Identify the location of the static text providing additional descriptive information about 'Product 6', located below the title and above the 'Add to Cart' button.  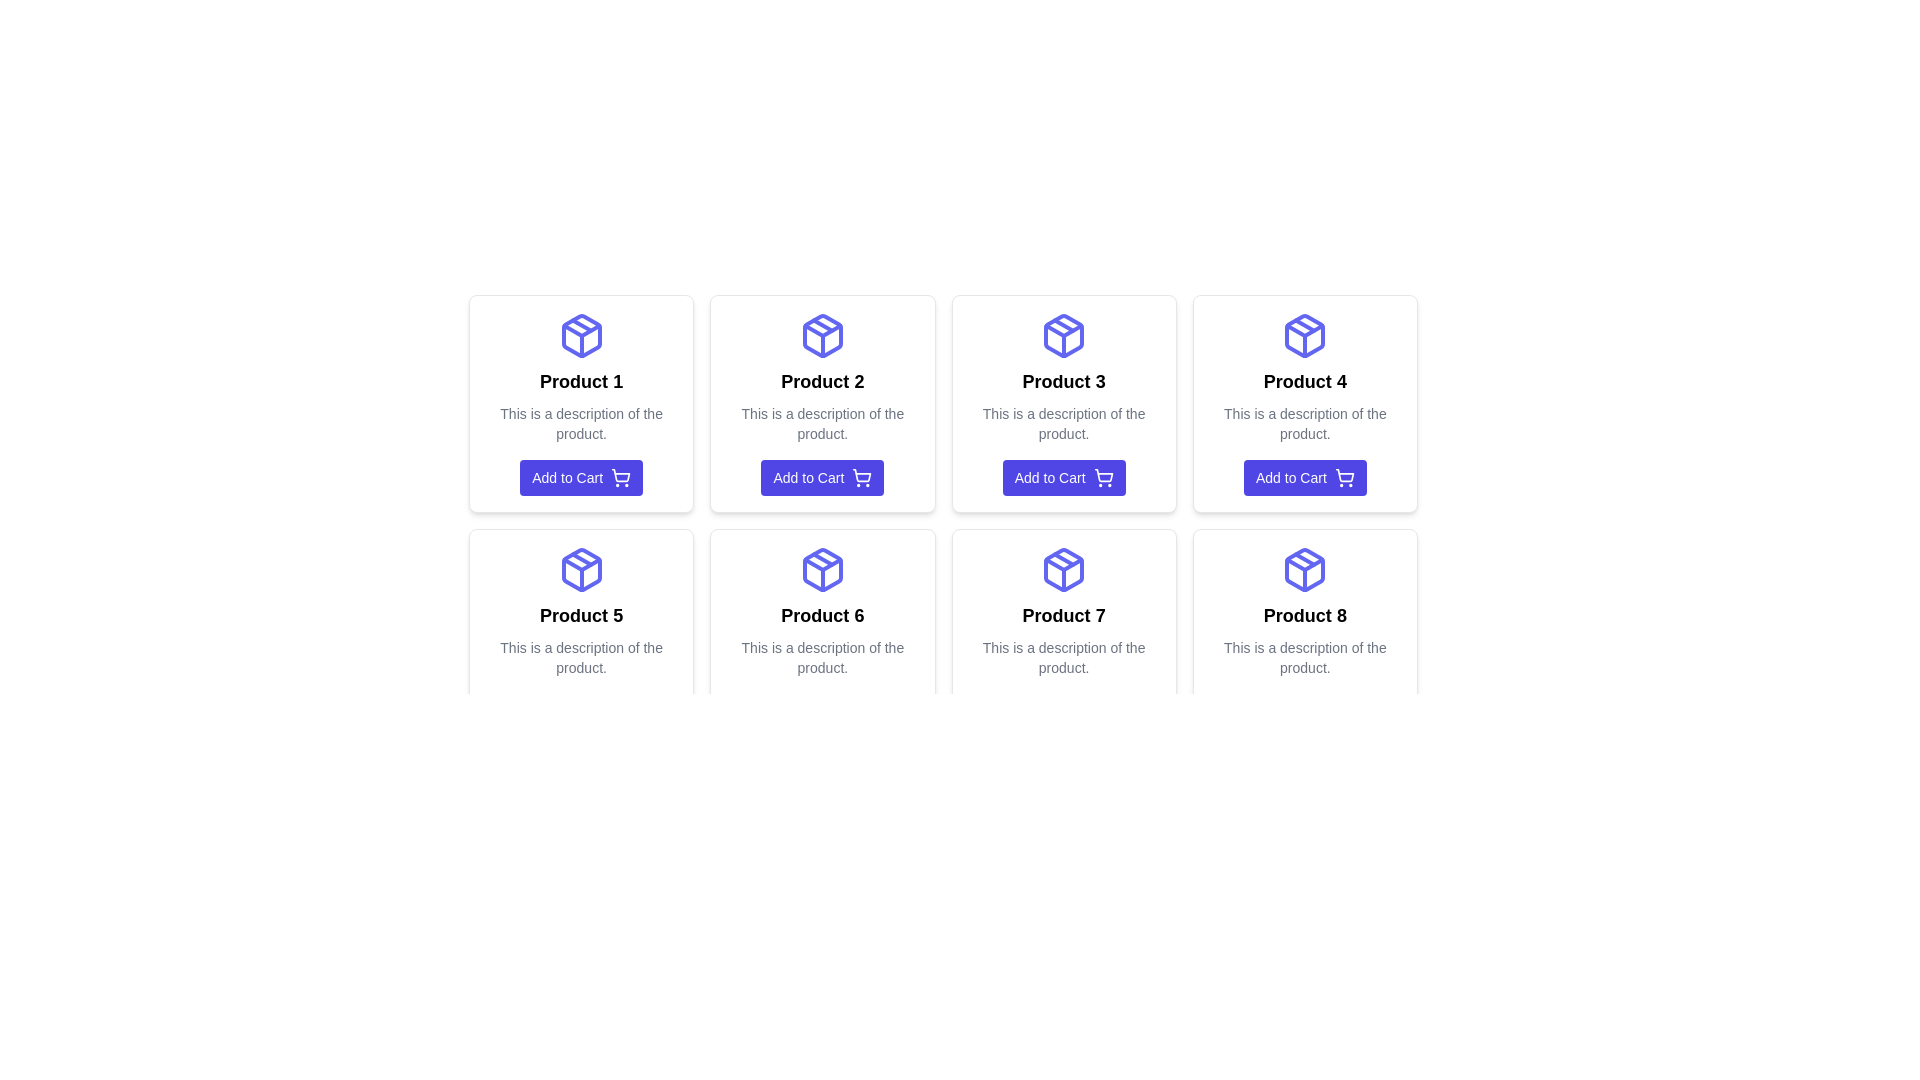
(822, 658).